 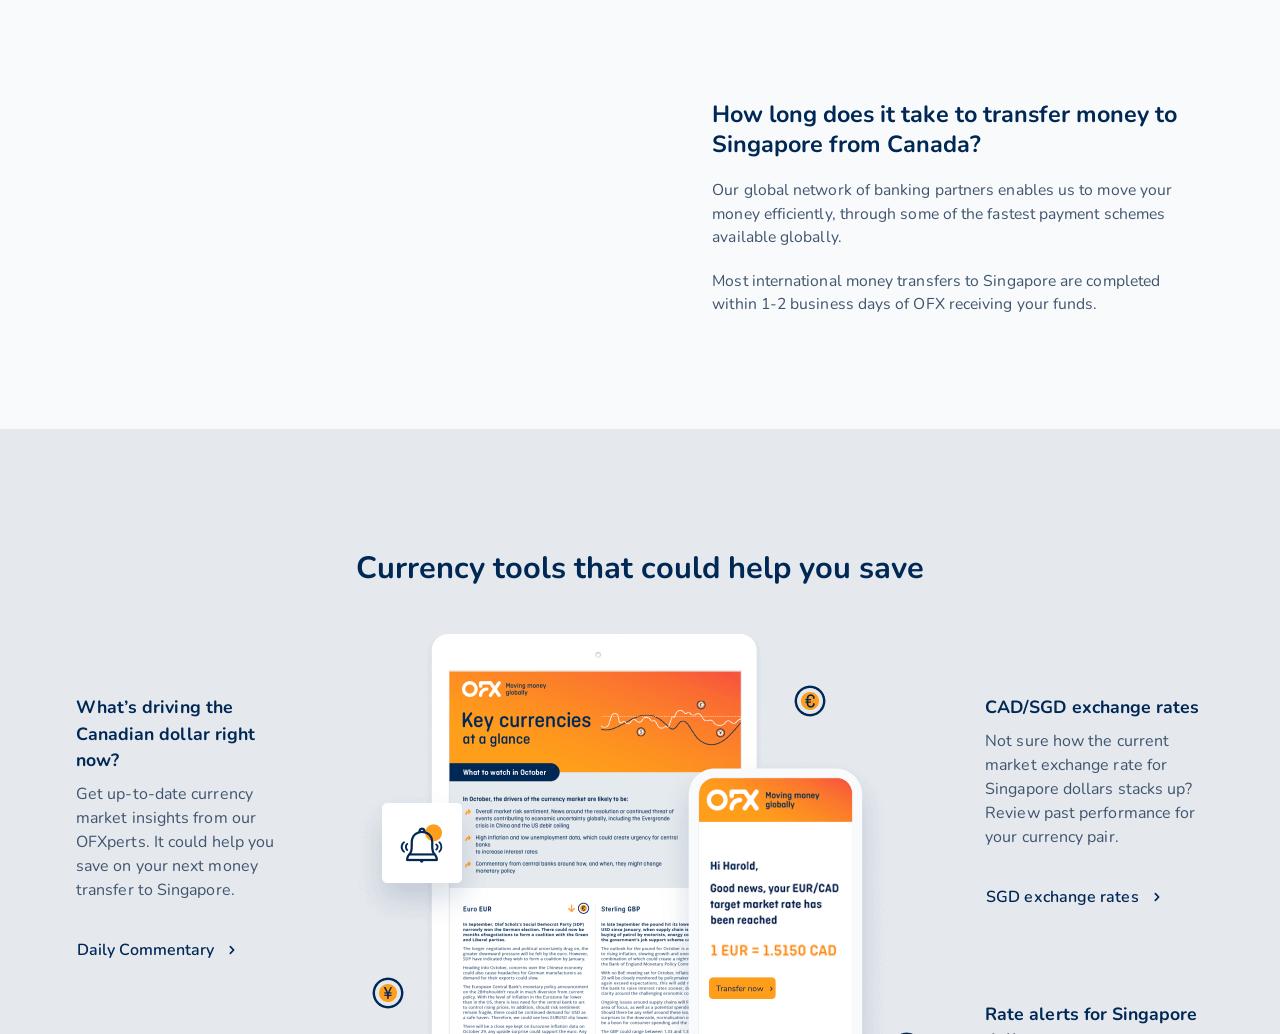 I want to click on 'Login', so click(x=92, y=55).